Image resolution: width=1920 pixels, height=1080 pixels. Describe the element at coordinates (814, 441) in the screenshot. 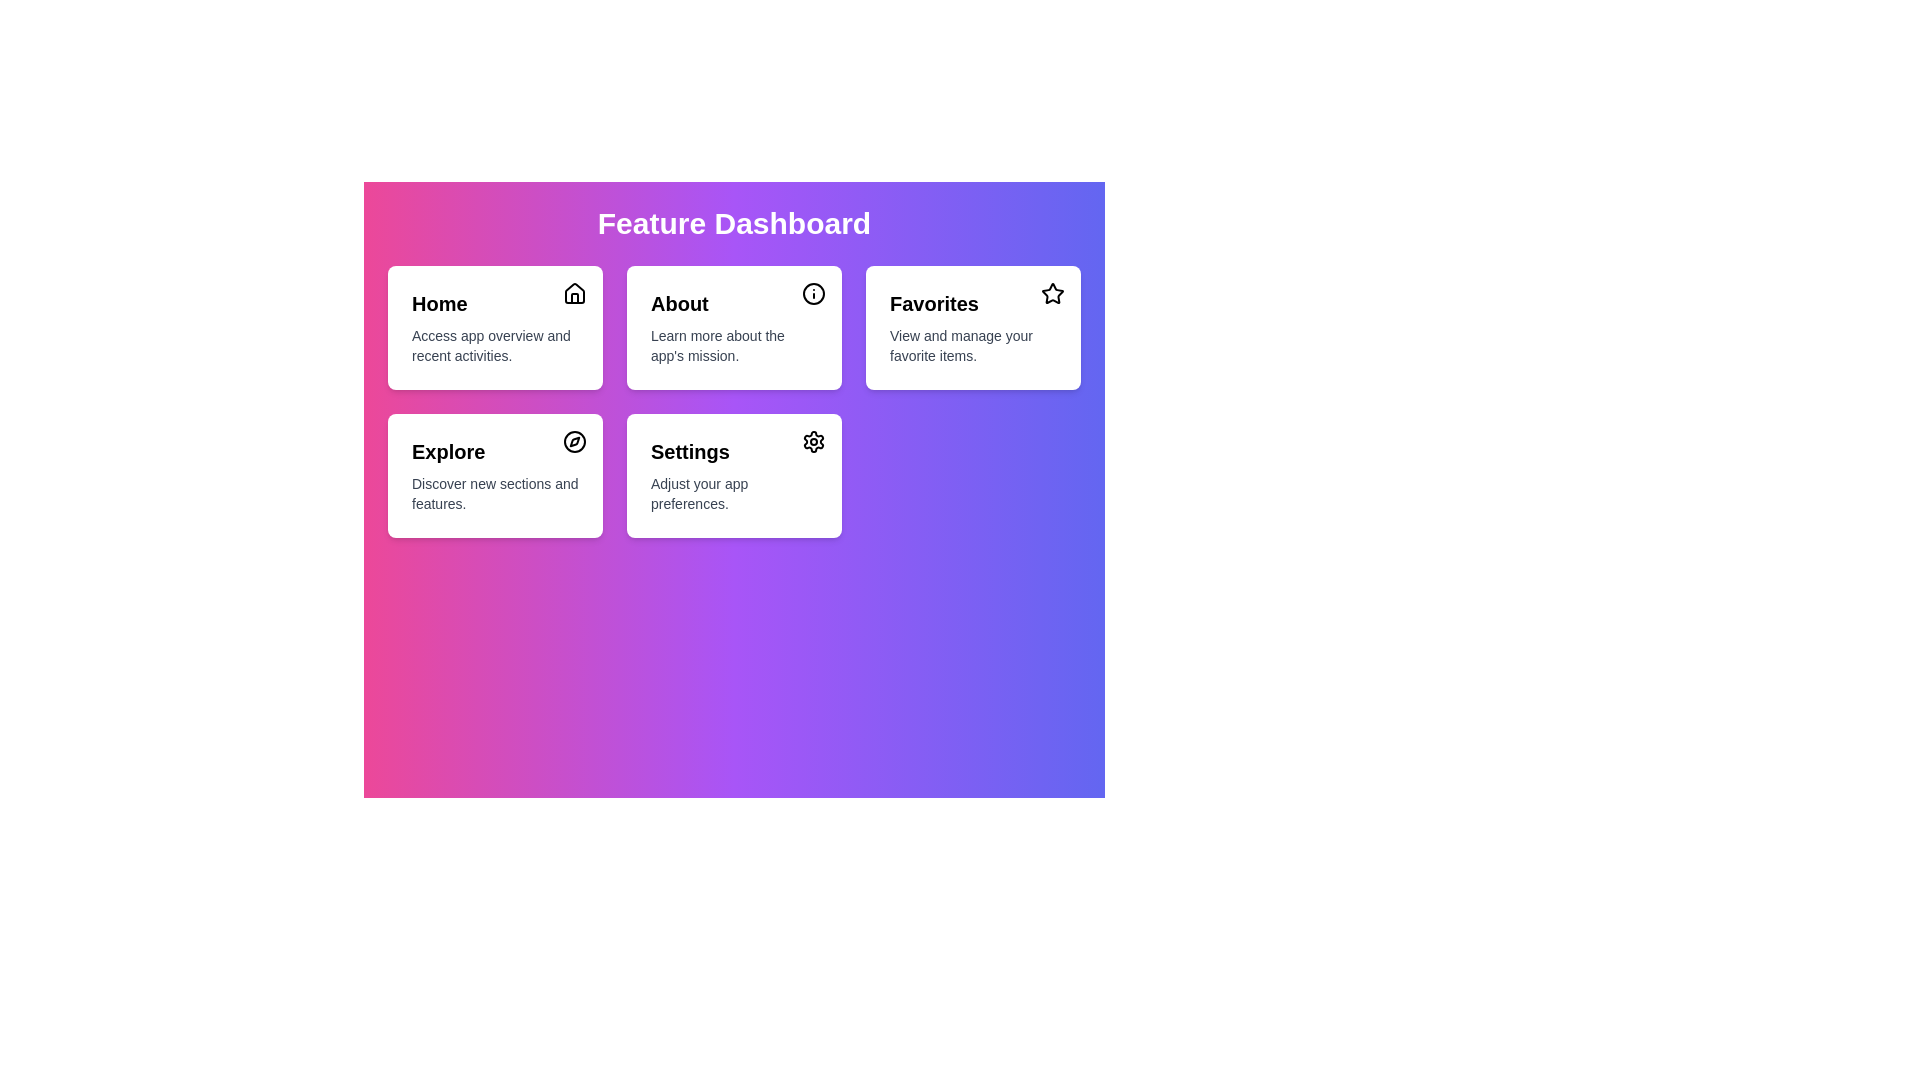

I see `the icon of the menu item labeled Settings` at that location.